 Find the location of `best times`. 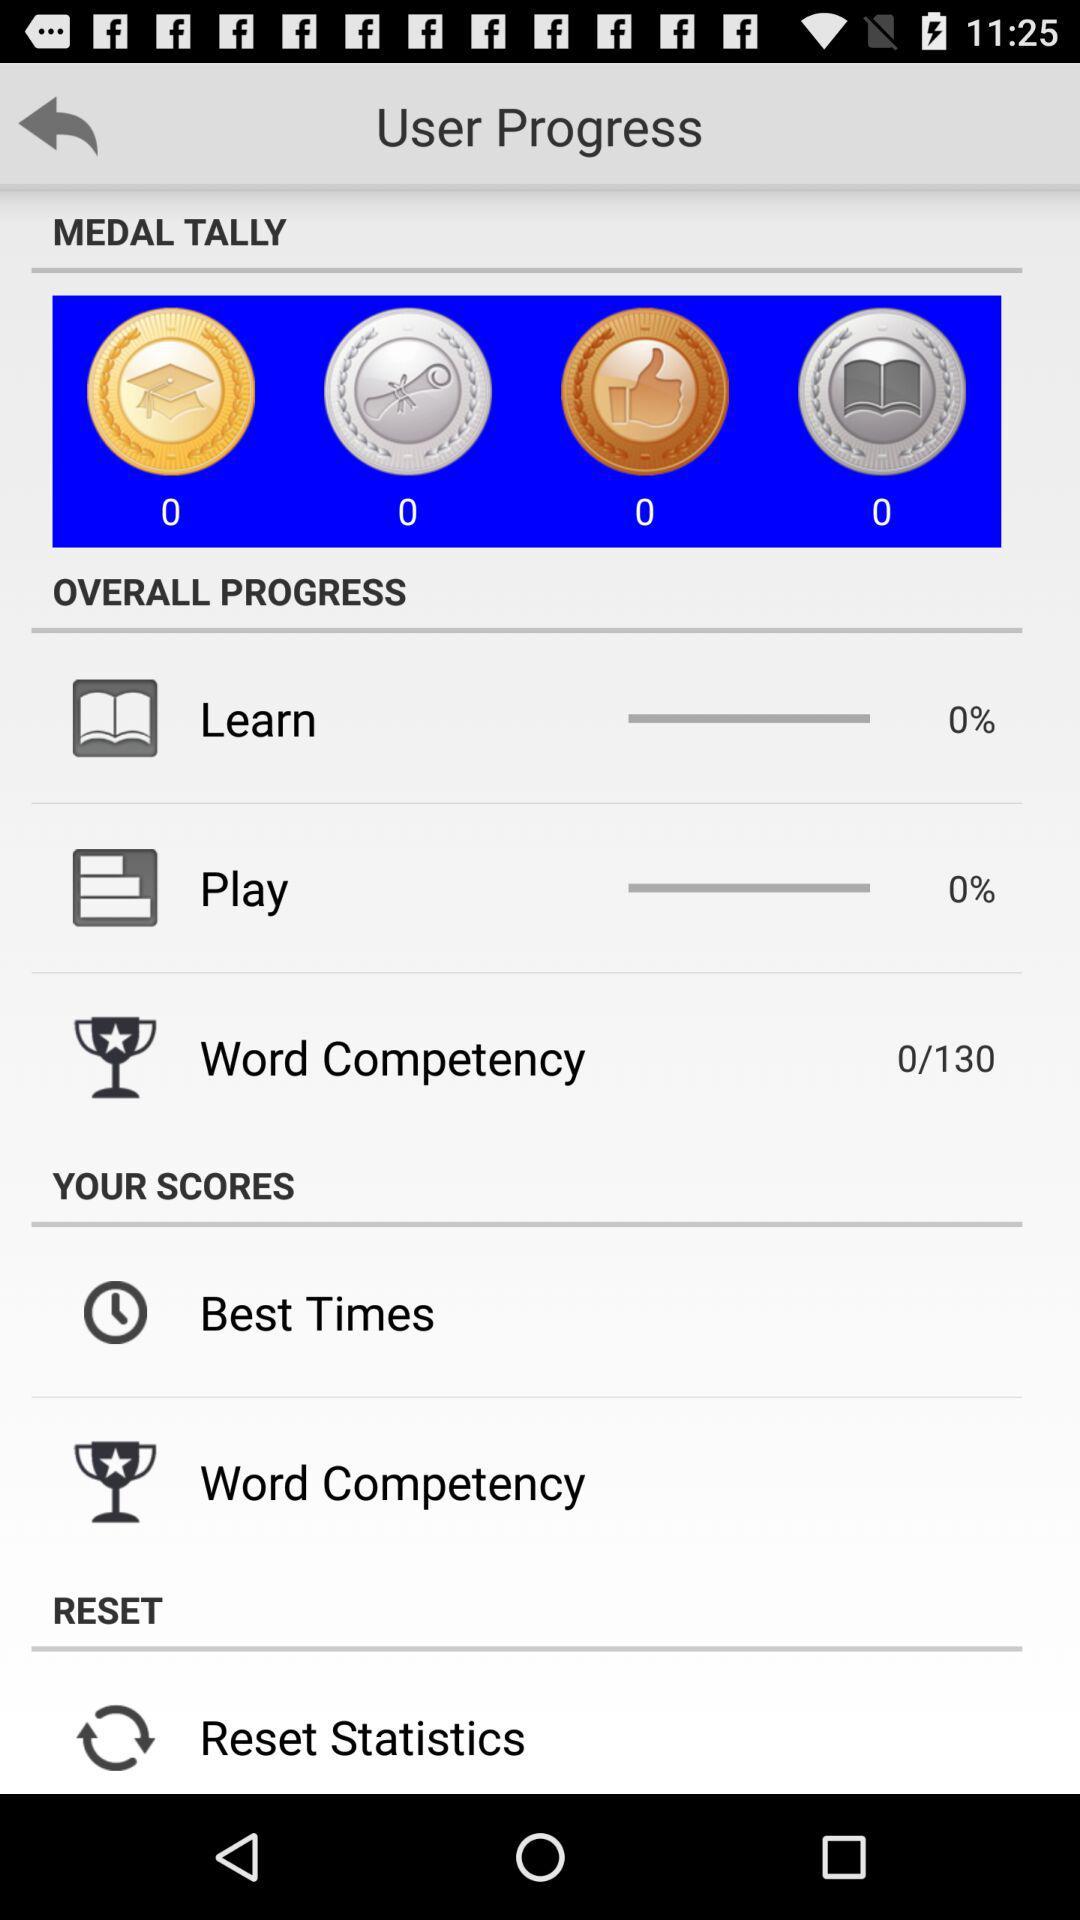

best times is located at coordinates (316, 1312).